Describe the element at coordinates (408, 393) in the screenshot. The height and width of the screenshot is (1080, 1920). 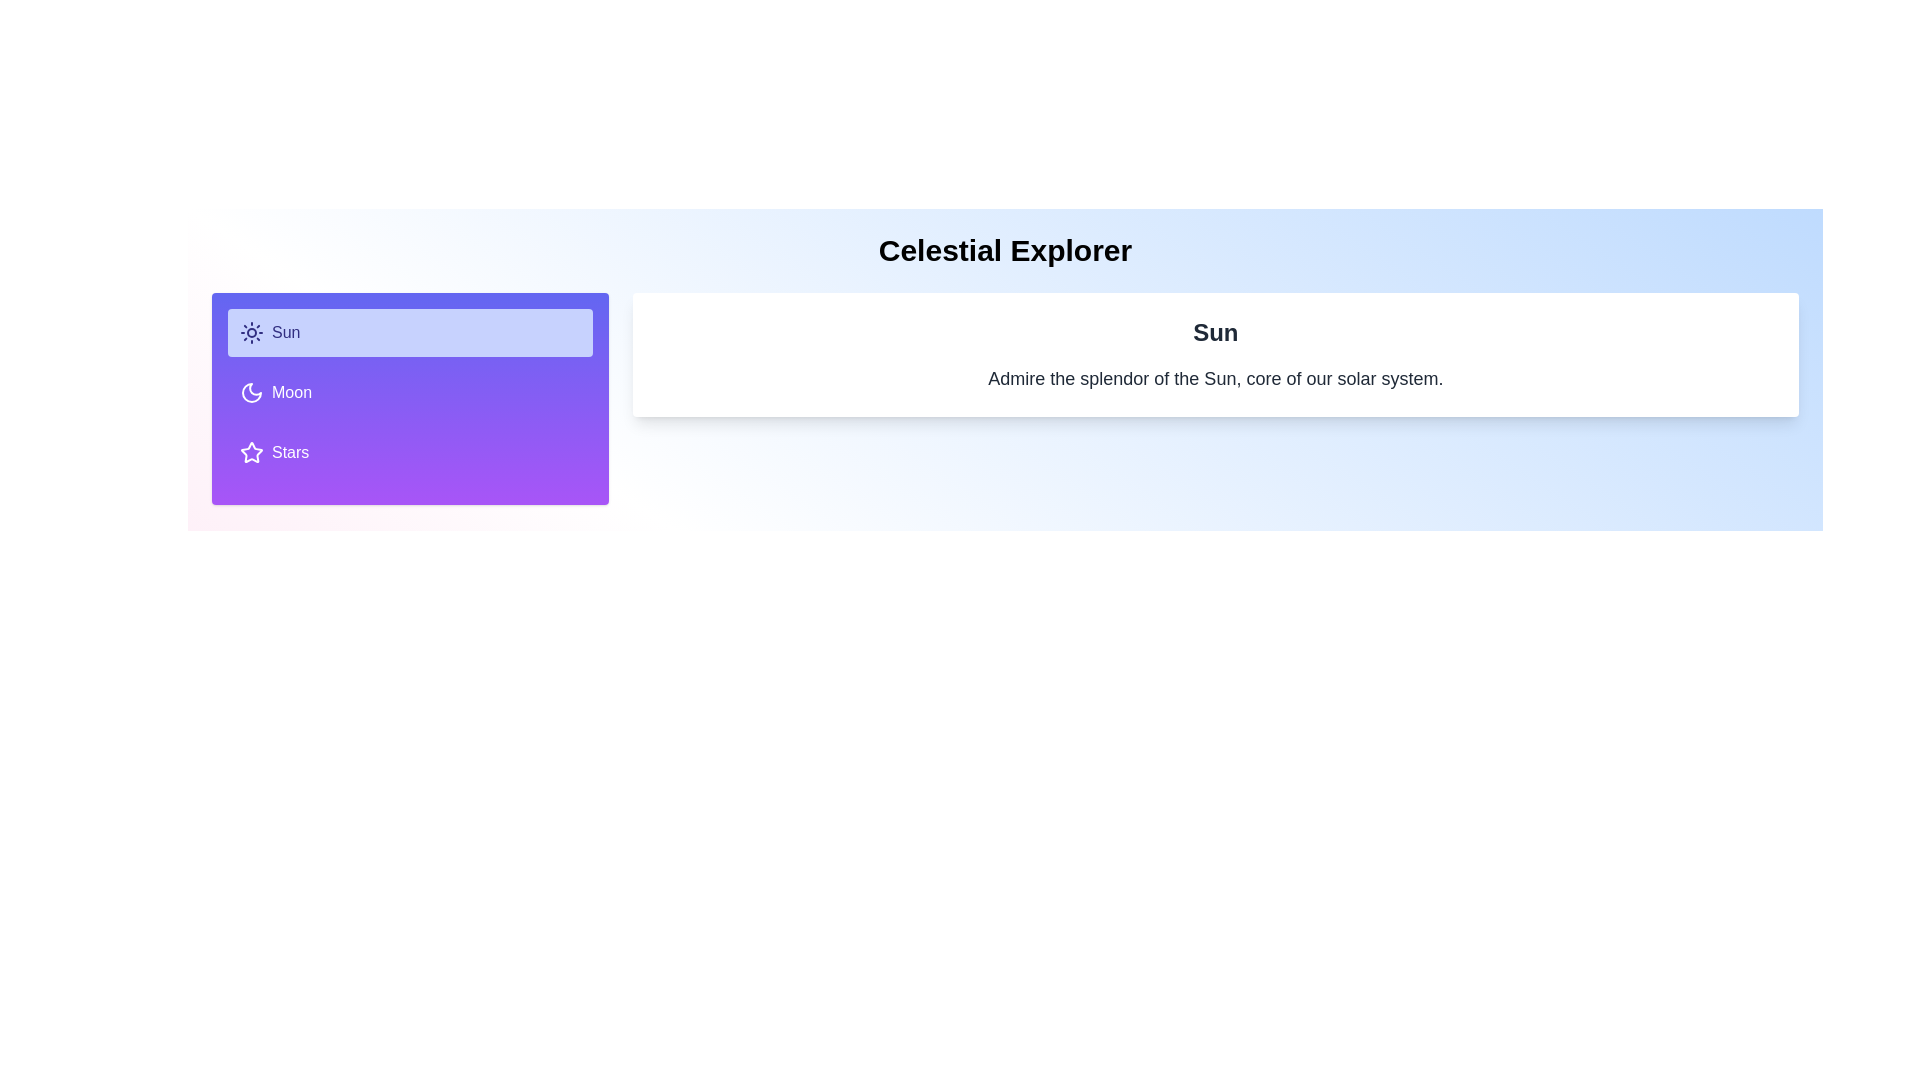
I see `the tab labeled Moon to inspect its content and layout` at that location.